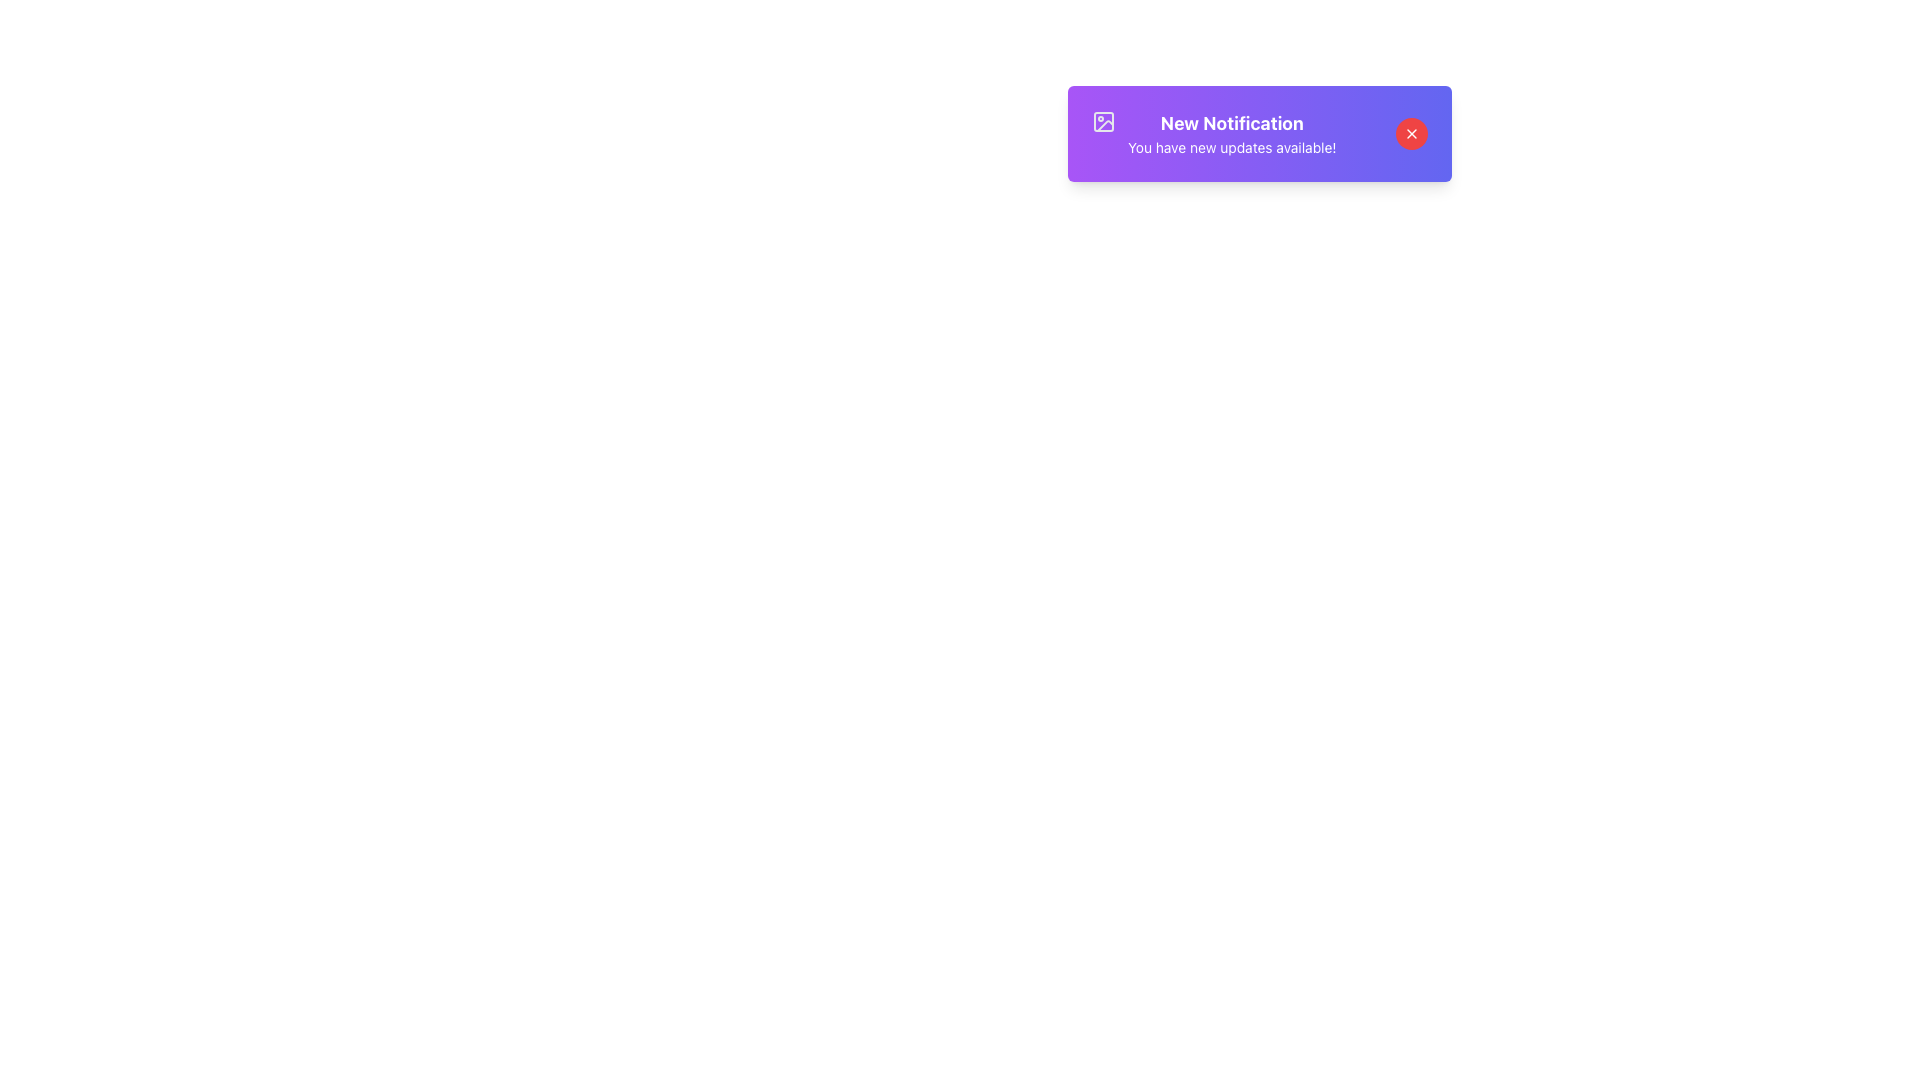 This screenshot has height=1080, width=1920. Describe the element at coordinates (1103, 122) in the screenshot. I see `the SVG Rectangle that serves as an icon representing an image or picture, located in the top left section of the notification card element` at that location.